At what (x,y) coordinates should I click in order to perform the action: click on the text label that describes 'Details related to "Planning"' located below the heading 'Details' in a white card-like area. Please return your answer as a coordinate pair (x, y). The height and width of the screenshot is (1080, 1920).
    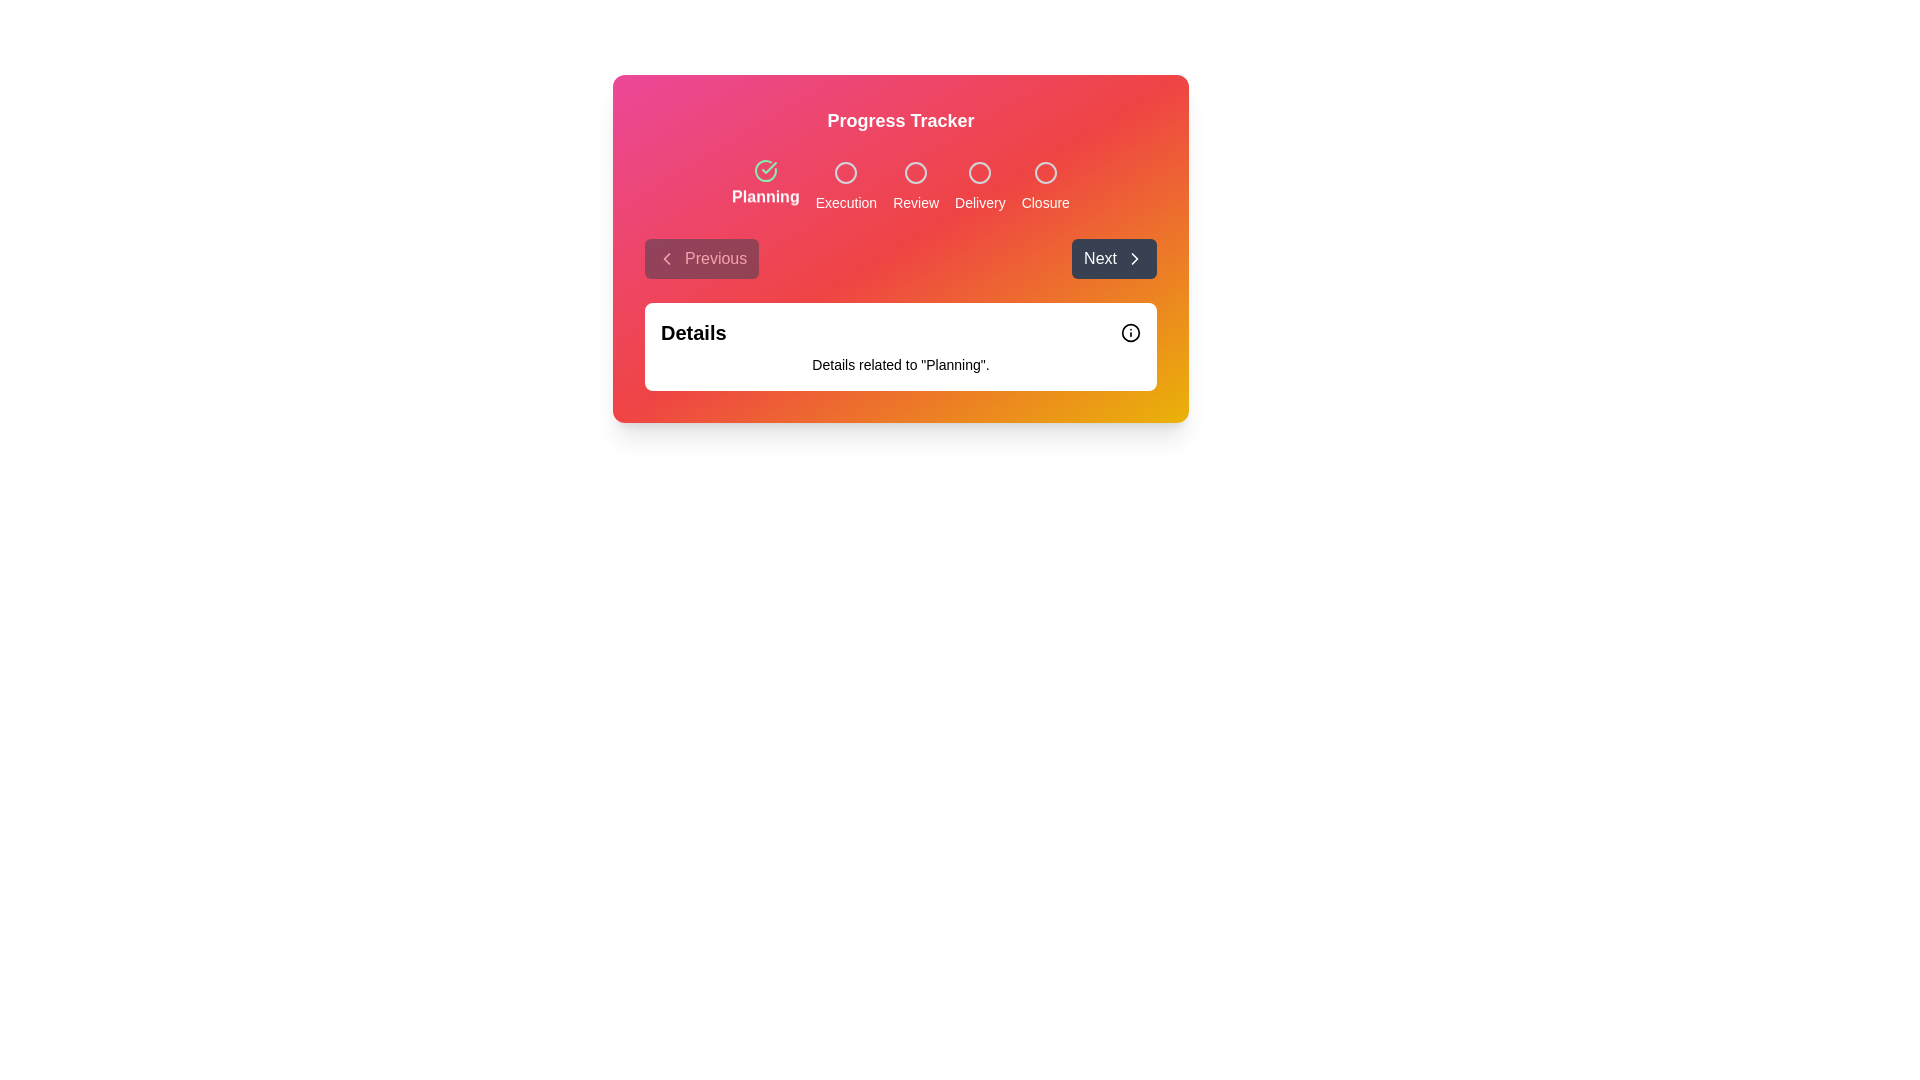
    Looking at the image, I should click on (900, 365).